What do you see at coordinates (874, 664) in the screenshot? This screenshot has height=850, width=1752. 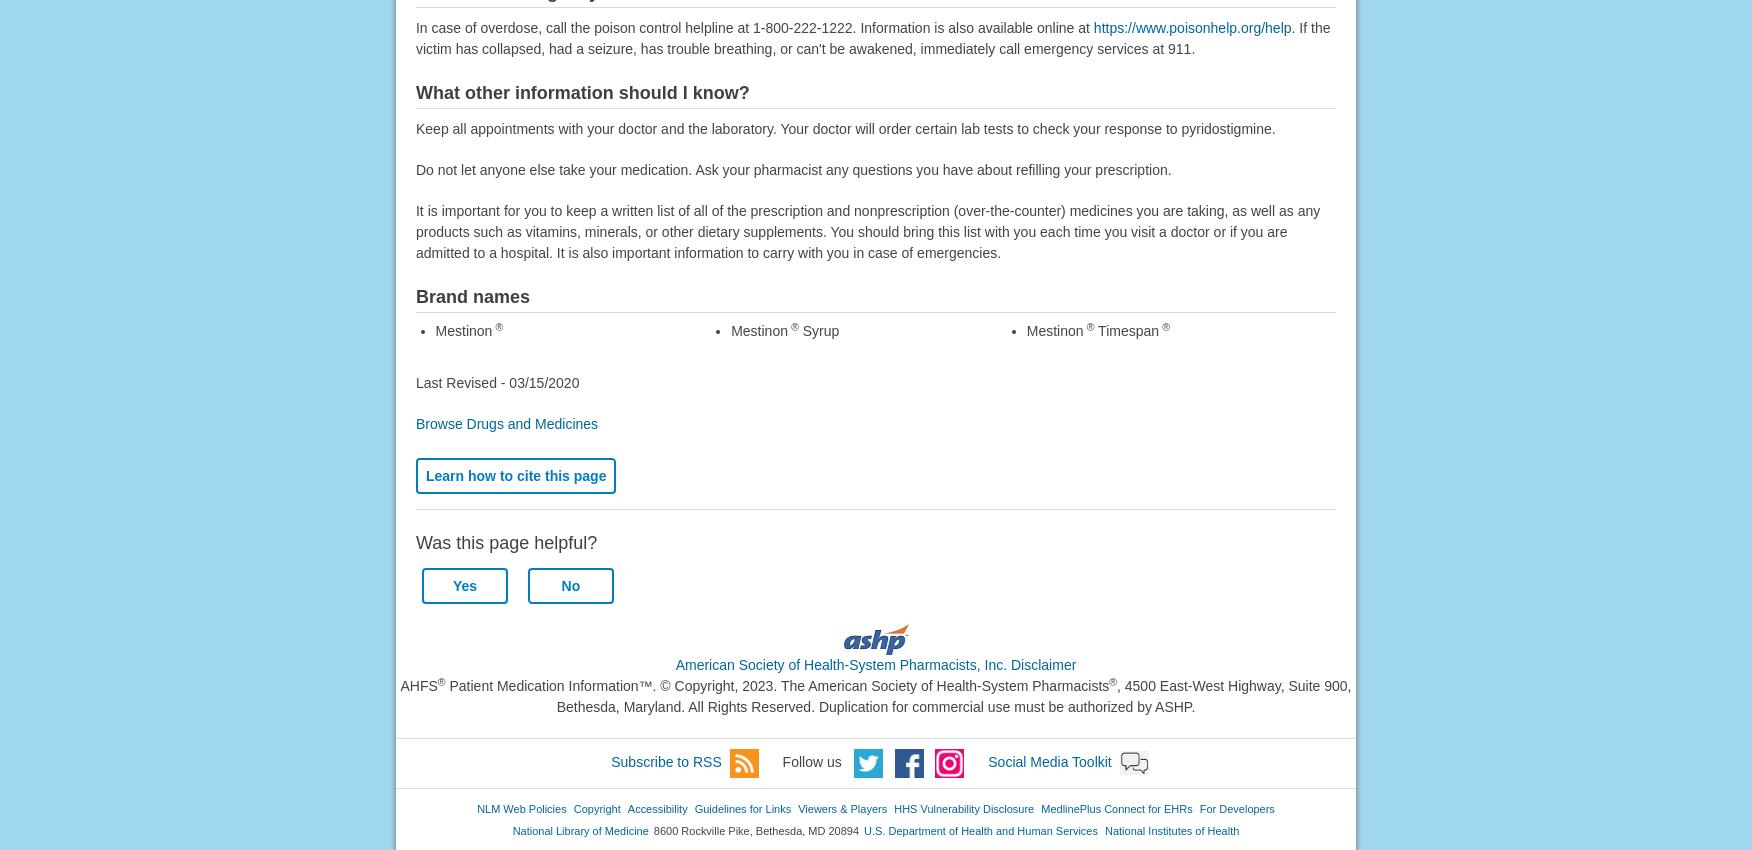 I see `'American Society of Health-System Pharmacists, Inc. Disclaimer'` at bounding box center [874, 664].